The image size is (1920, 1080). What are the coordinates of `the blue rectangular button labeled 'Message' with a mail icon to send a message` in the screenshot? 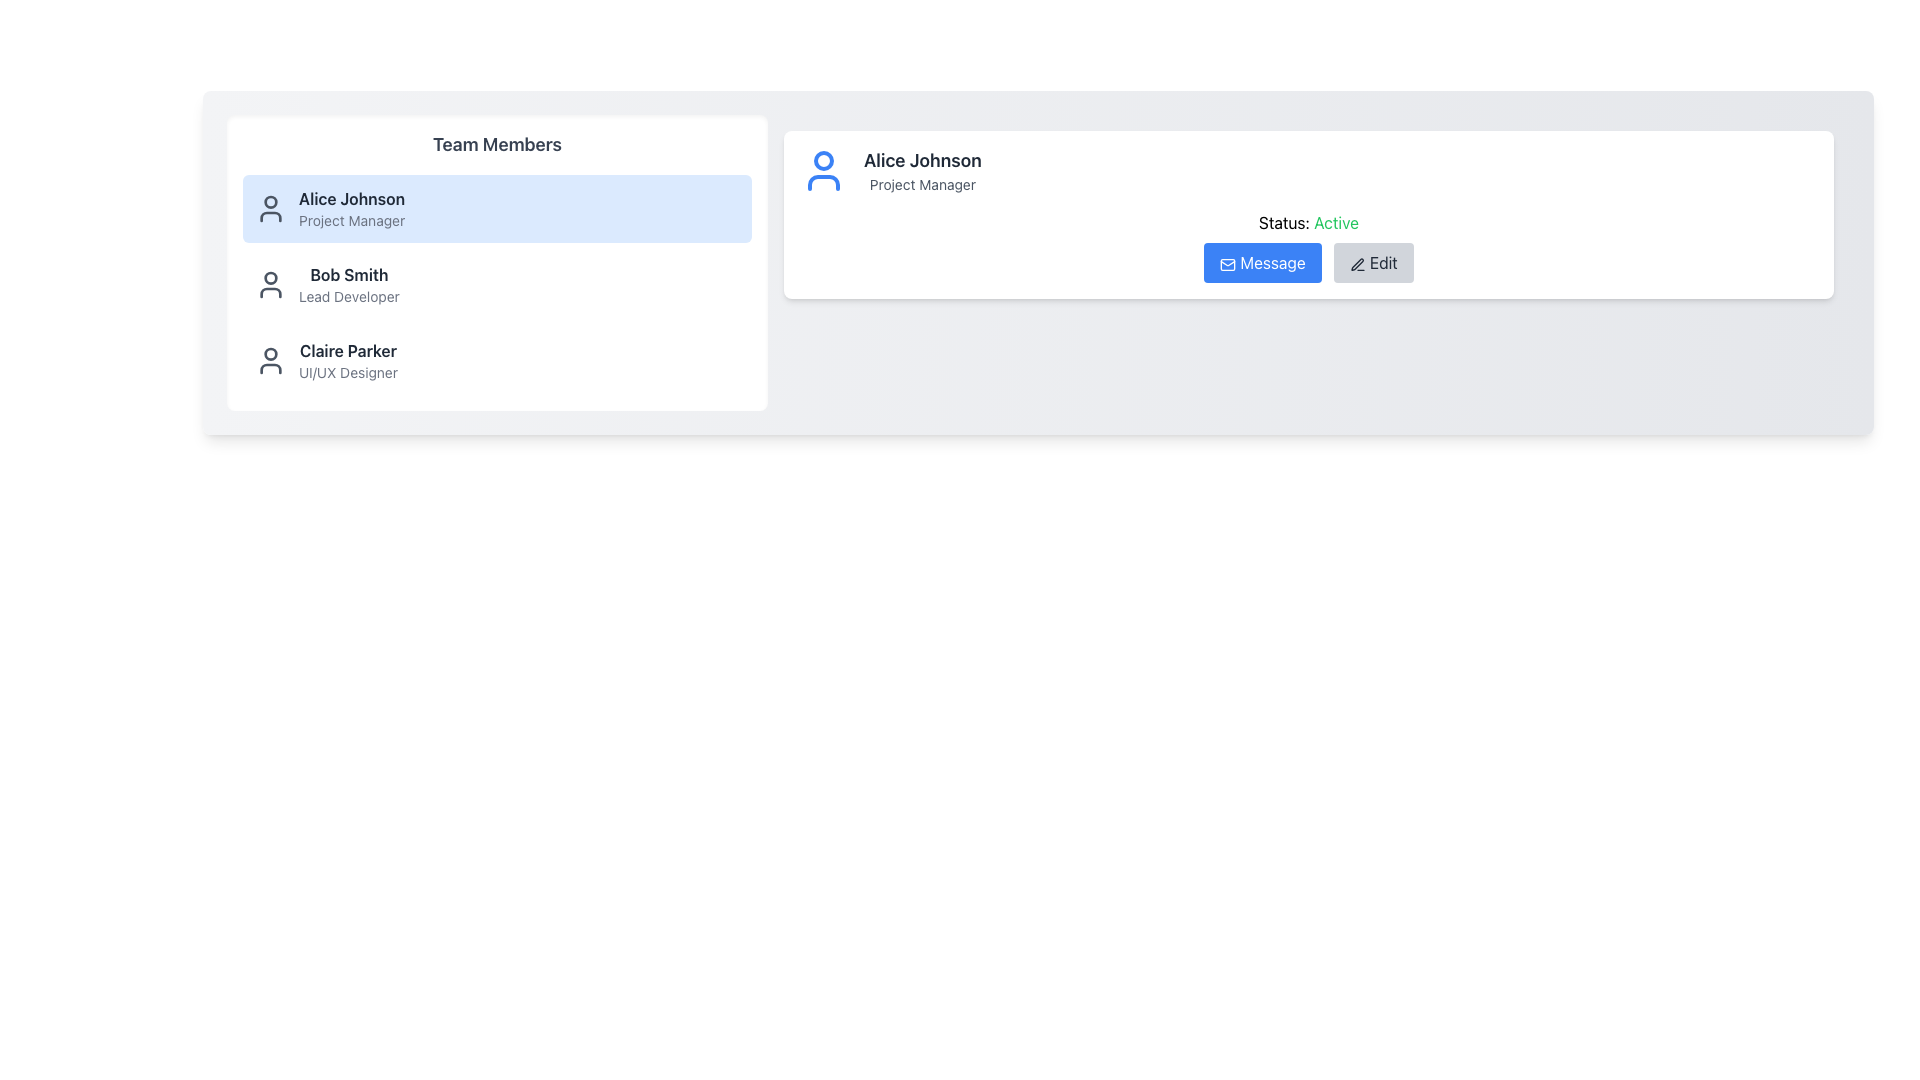 It's located at (1261, 261).